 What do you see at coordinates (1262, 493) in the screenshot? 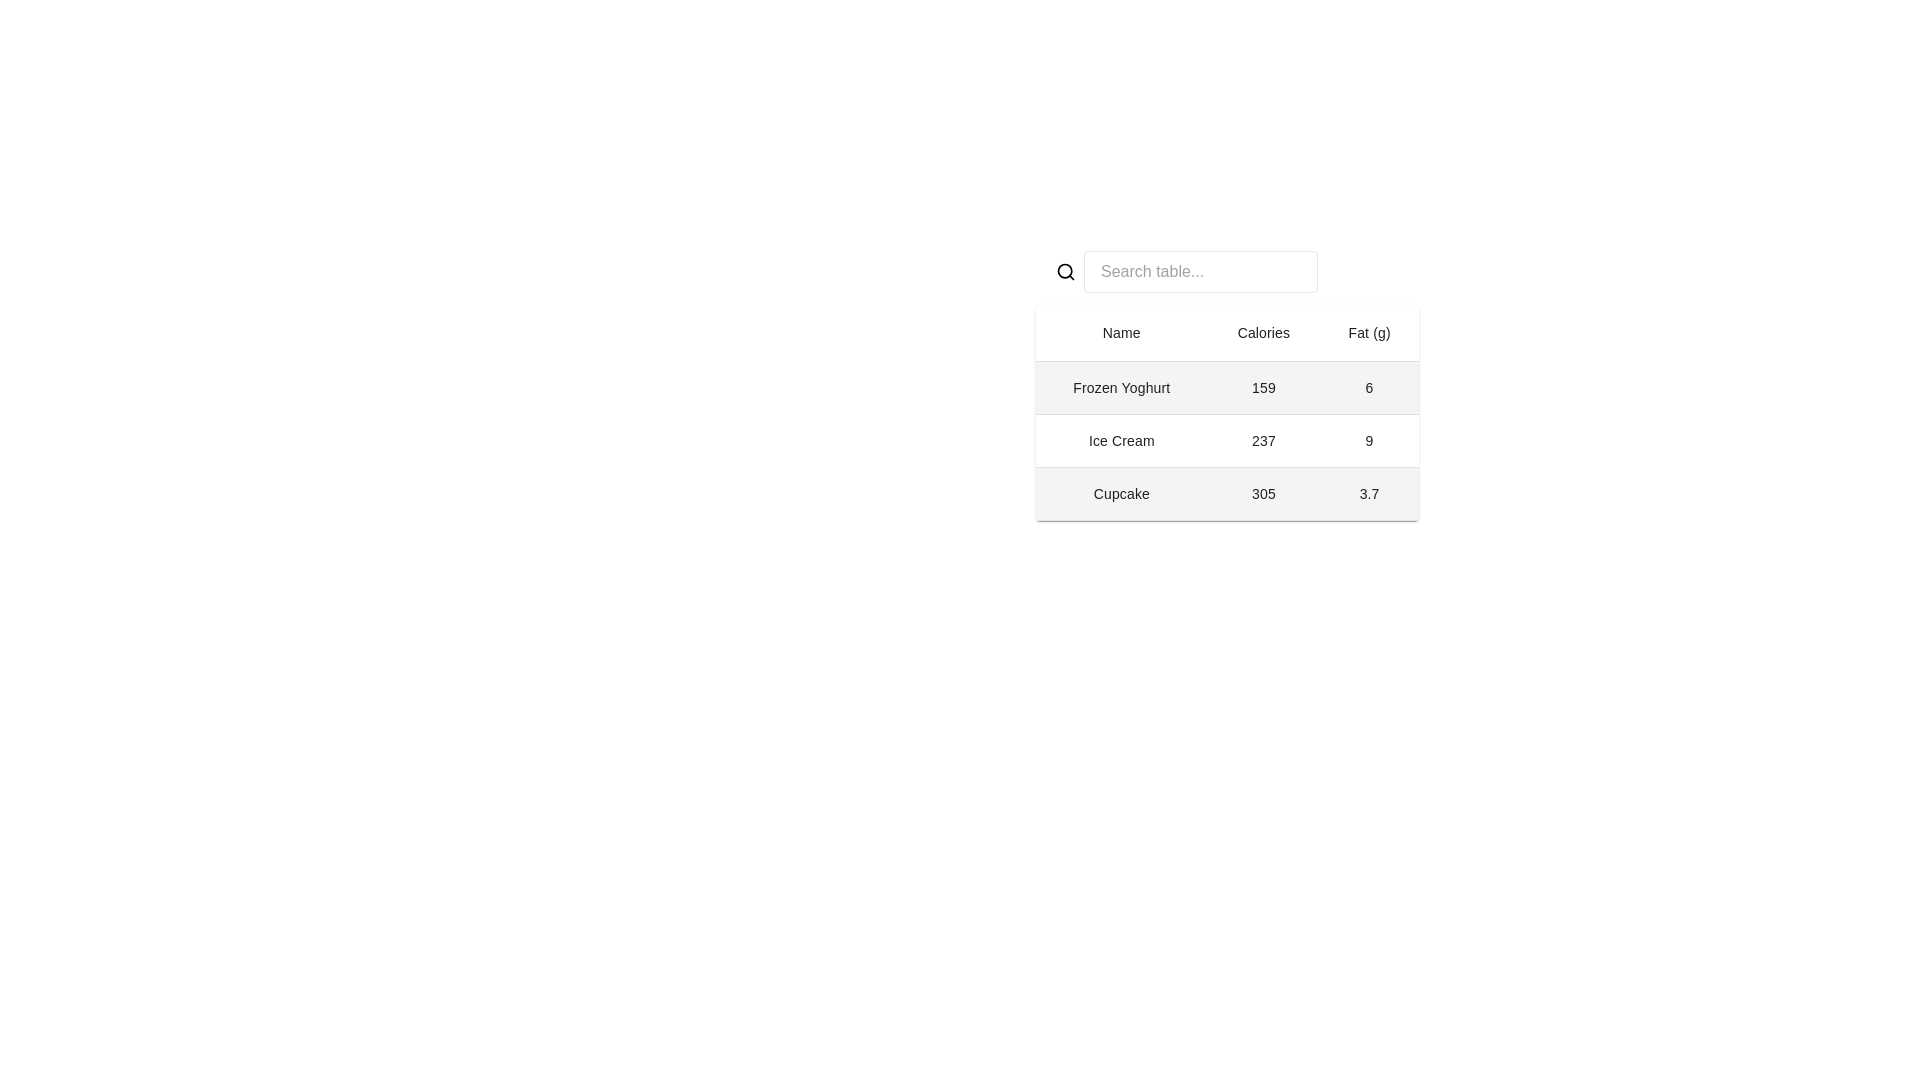
I see `the table cell displaying the calorie count for the 'Cupcake' entry, located in the third row under the 'Calories' column` at bounding box center [1262, 493].